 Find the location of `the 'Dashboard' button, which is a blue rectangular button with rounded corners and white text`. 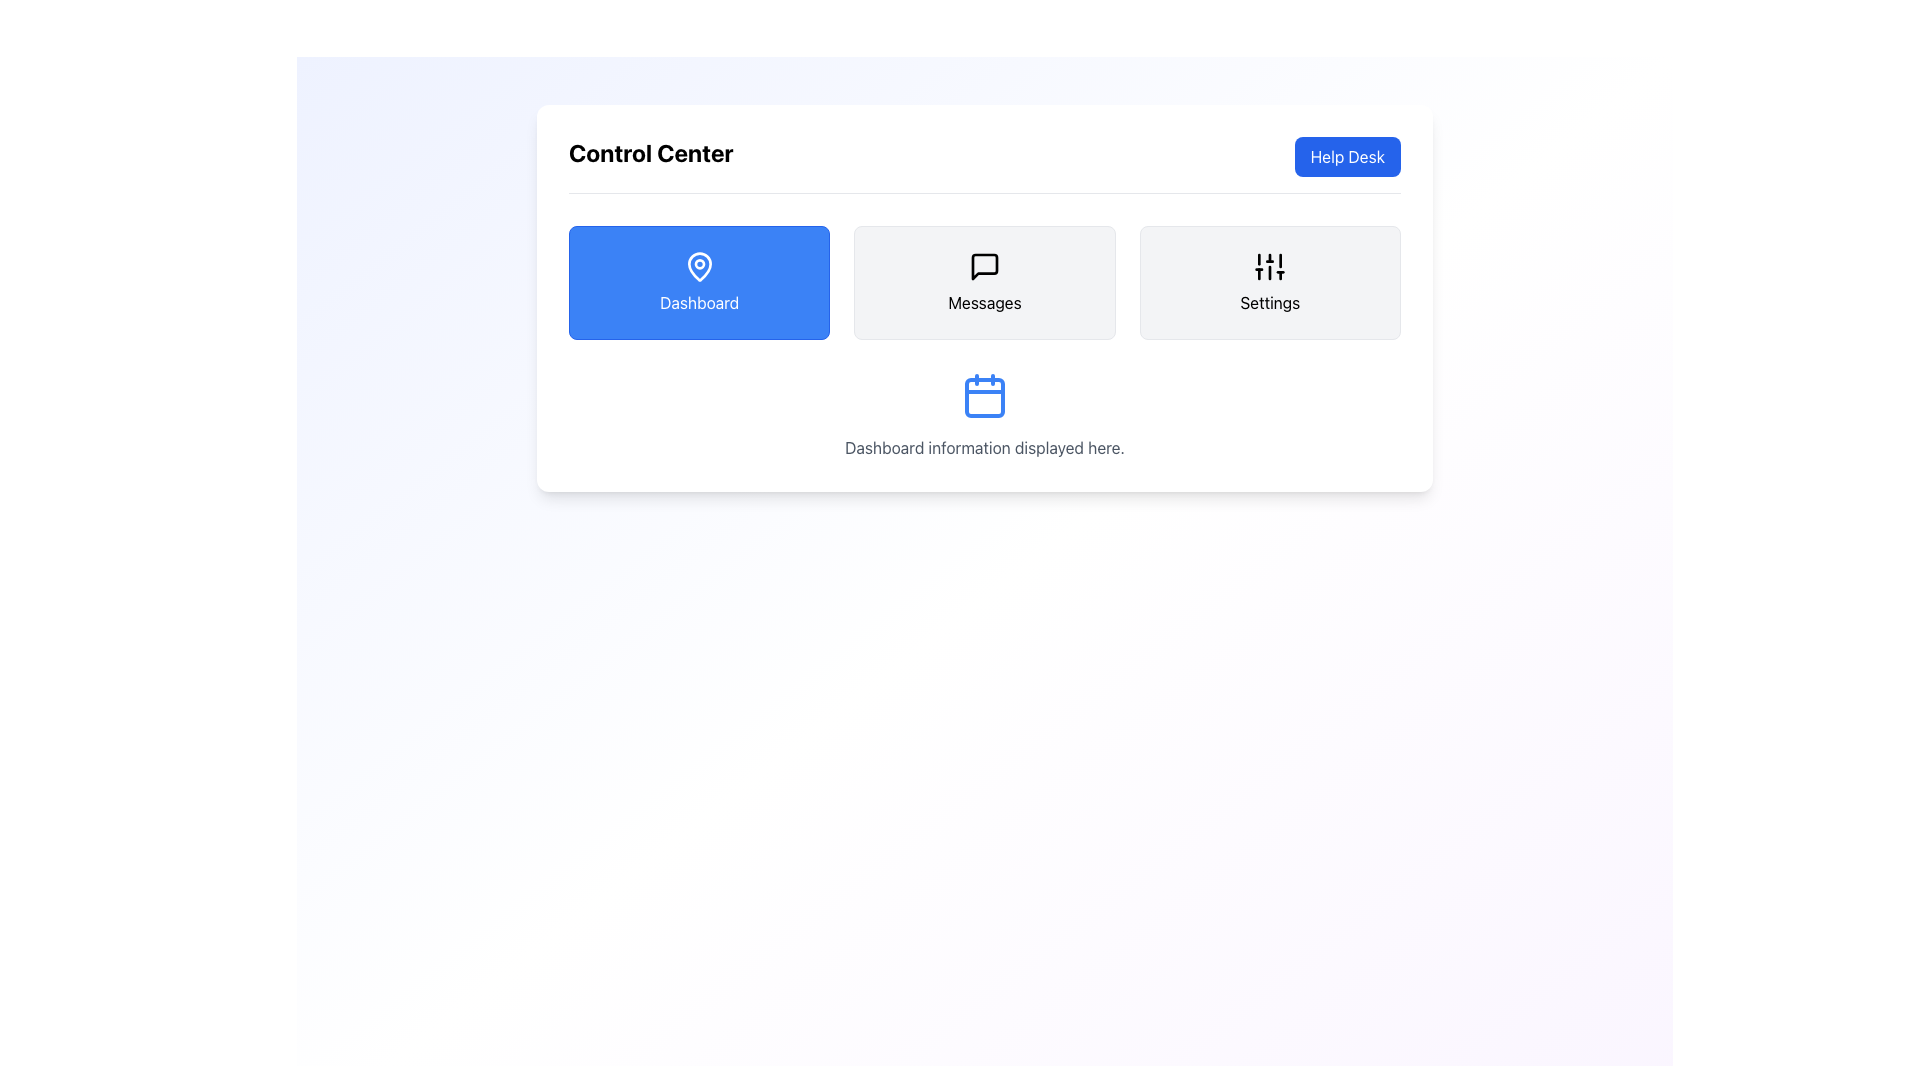

the 'Dashboard' button, which is a blue rectangular button with rounded corners and white text is located at coordinates (699, 282).